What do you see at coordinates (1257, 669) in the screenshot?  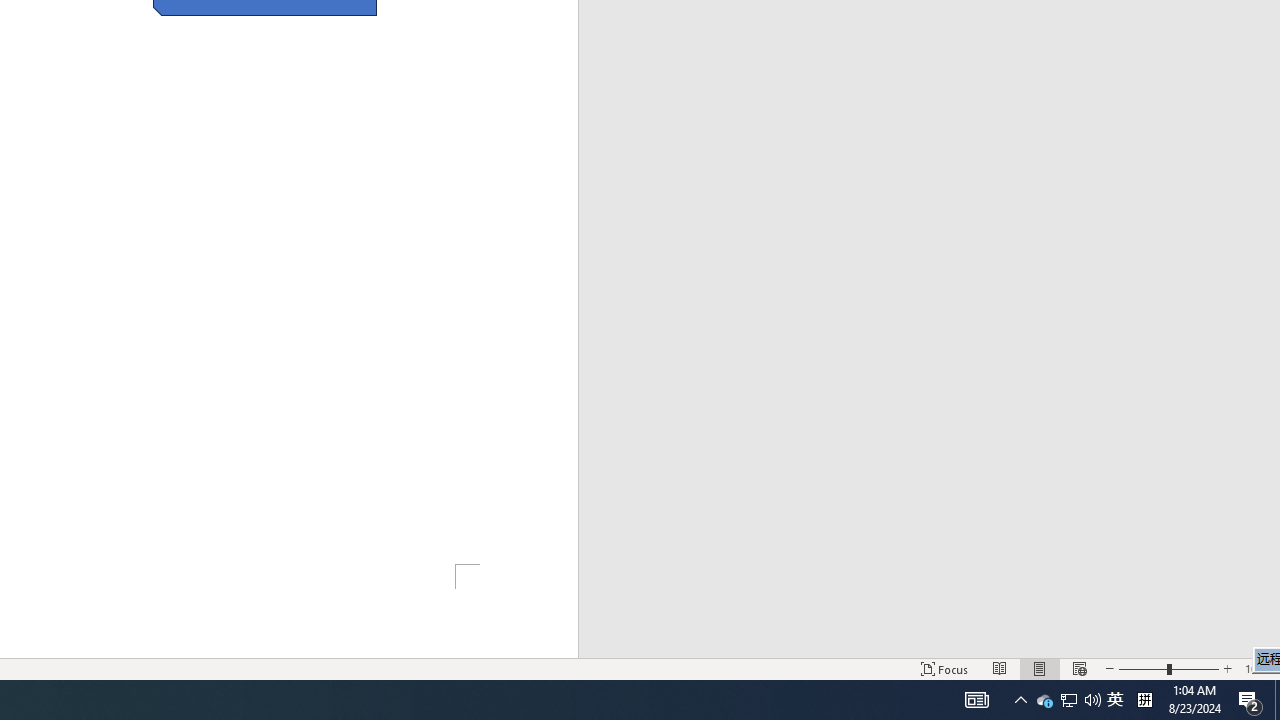 I see `'Zoom 104%'` at bounding box center [1257, 669].